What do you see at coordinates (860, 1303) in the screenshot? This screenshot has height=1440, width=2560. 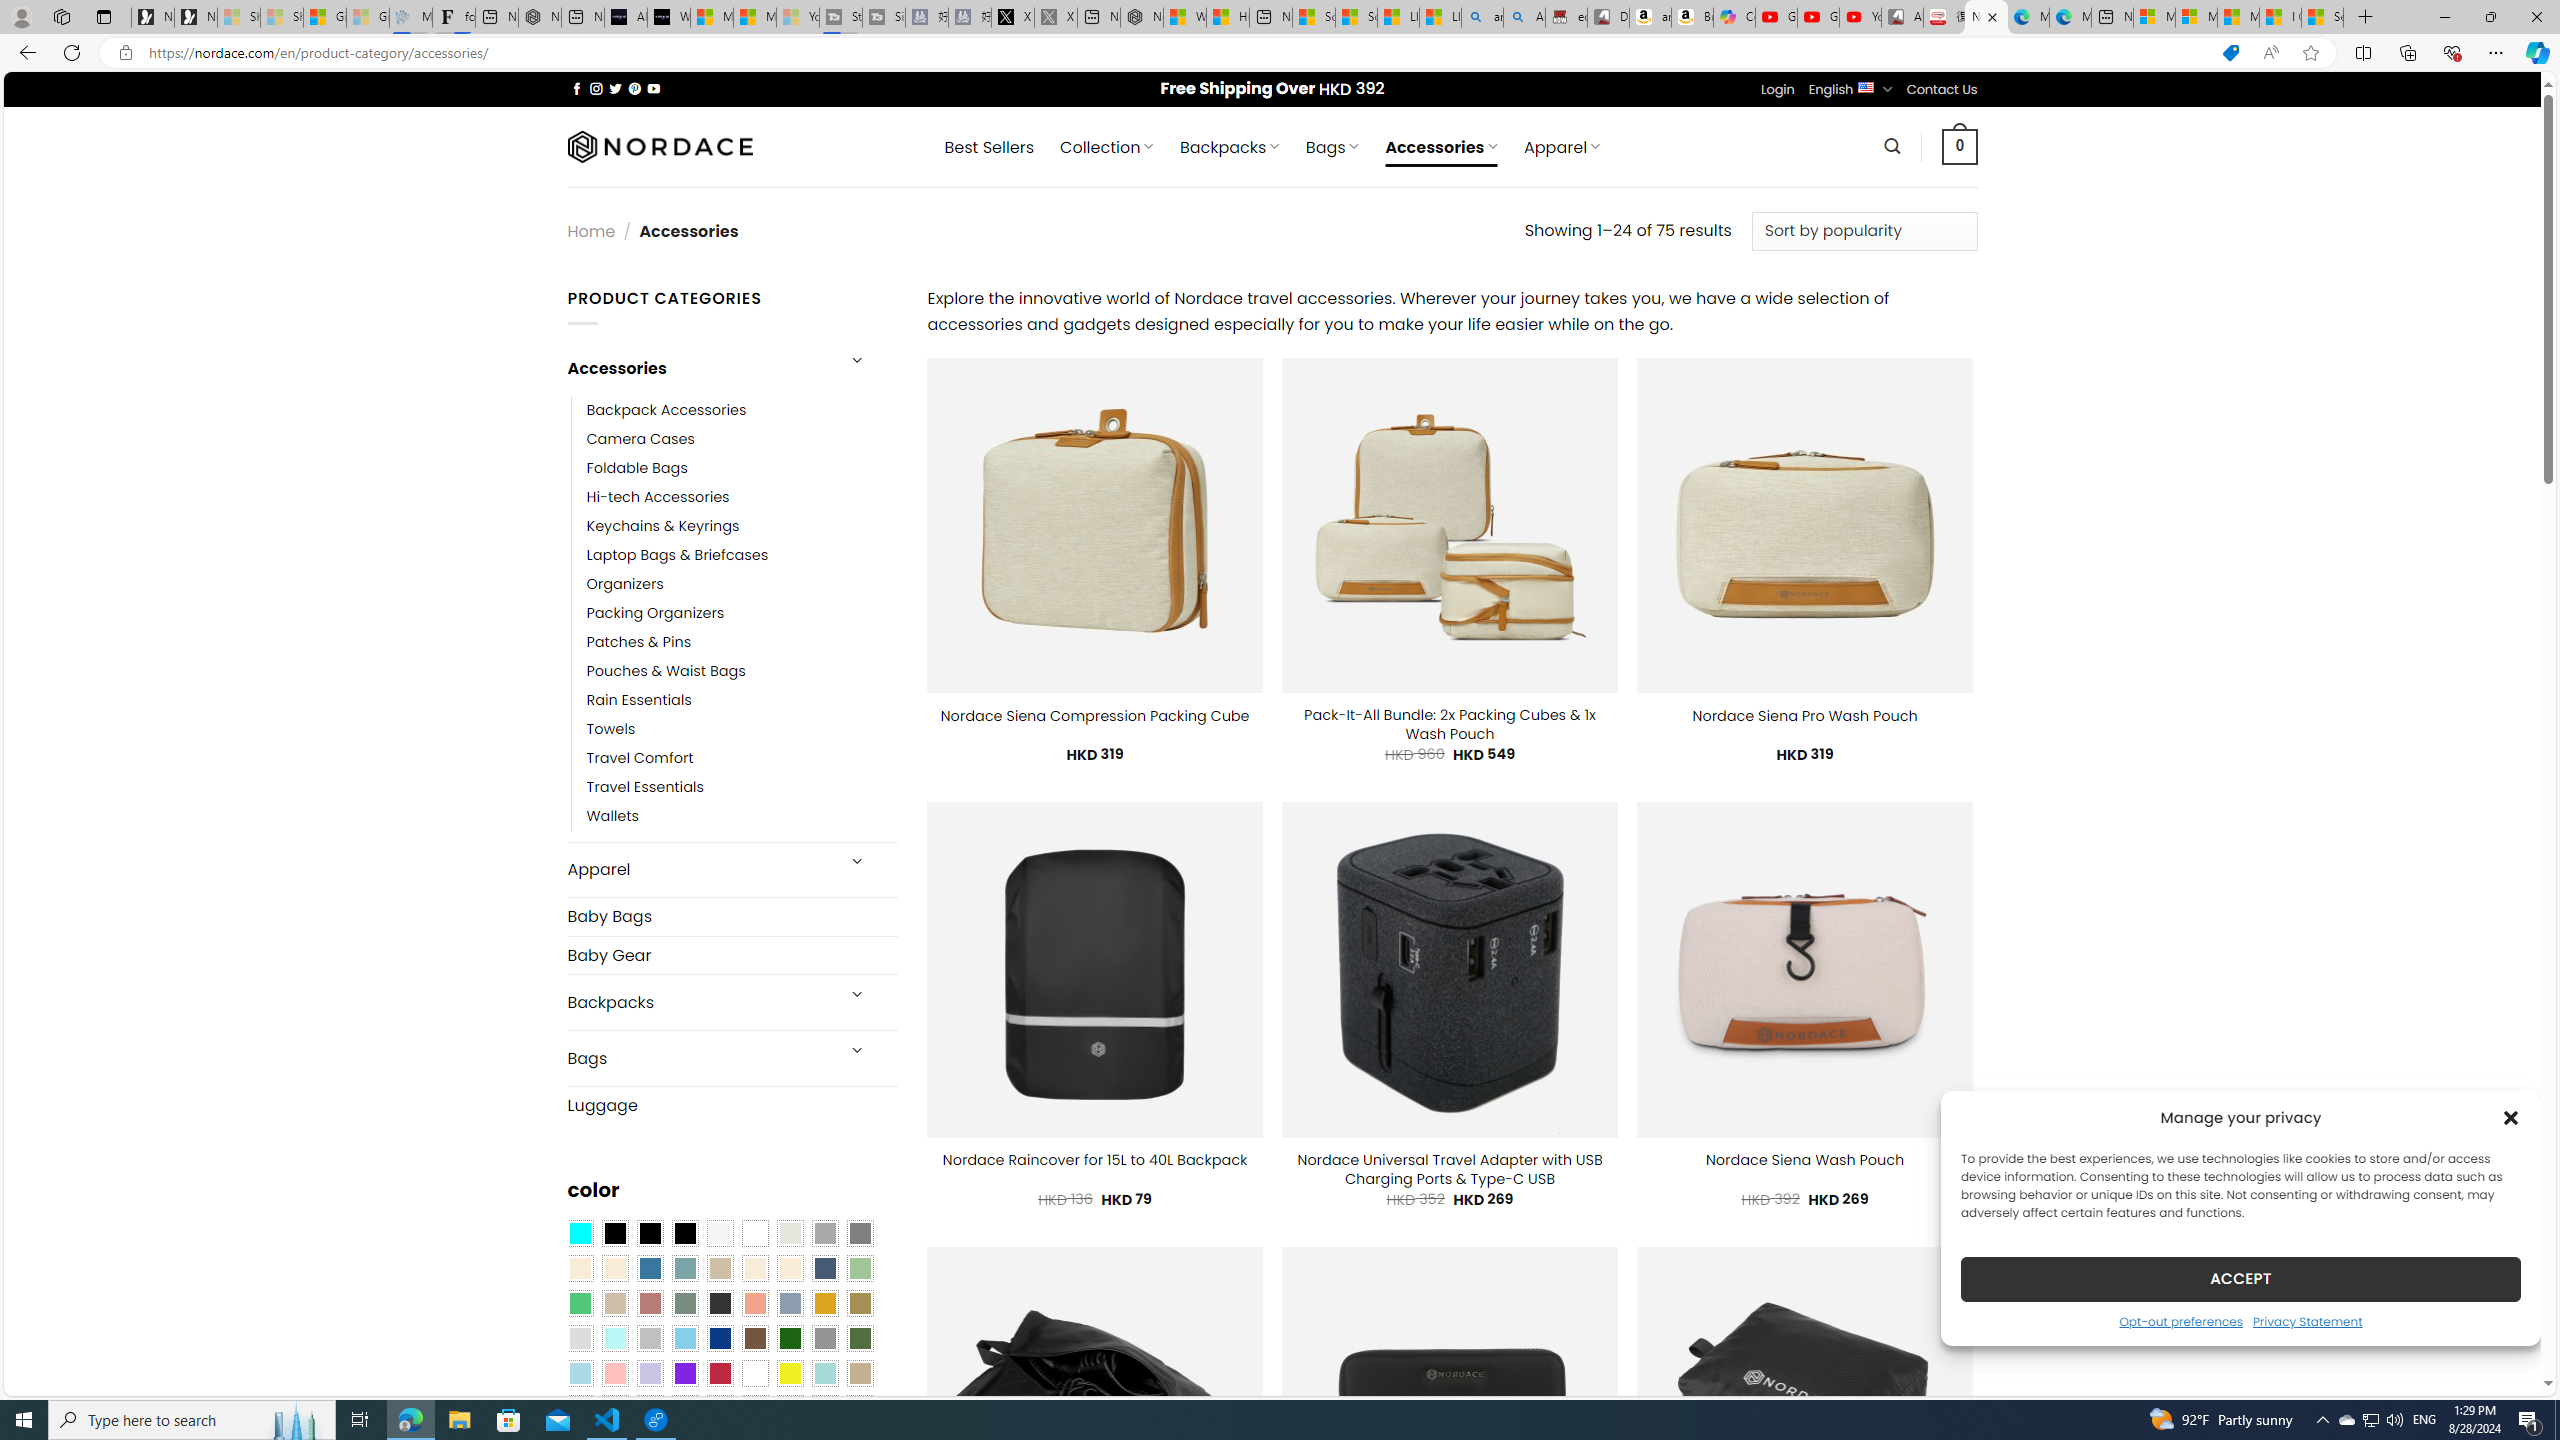 I see `'Kelp'` at bounding box center [860, 1303].